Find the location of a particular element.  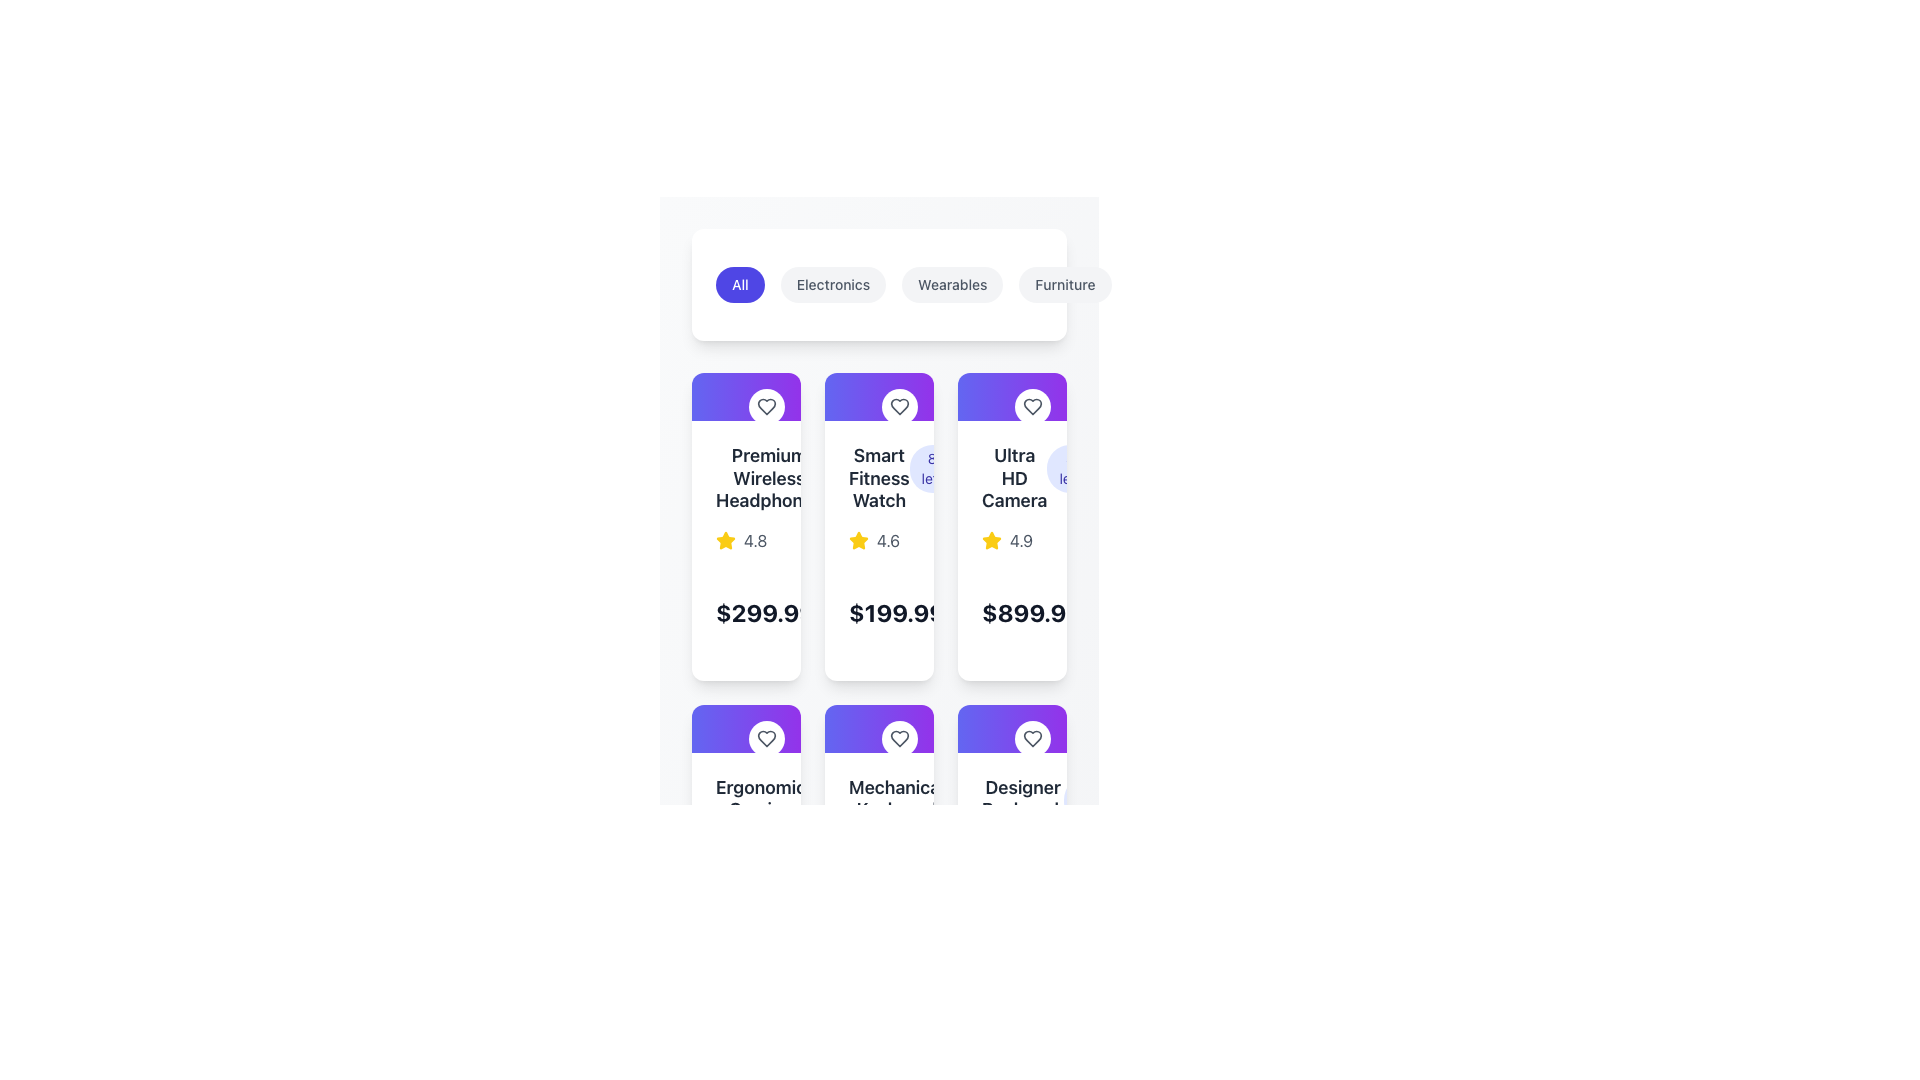

the text display component that shows the product name 'Smart Fitness Watch' and its stock status '8 left', located in the second card of the product list is located at coordinates (879, 478).